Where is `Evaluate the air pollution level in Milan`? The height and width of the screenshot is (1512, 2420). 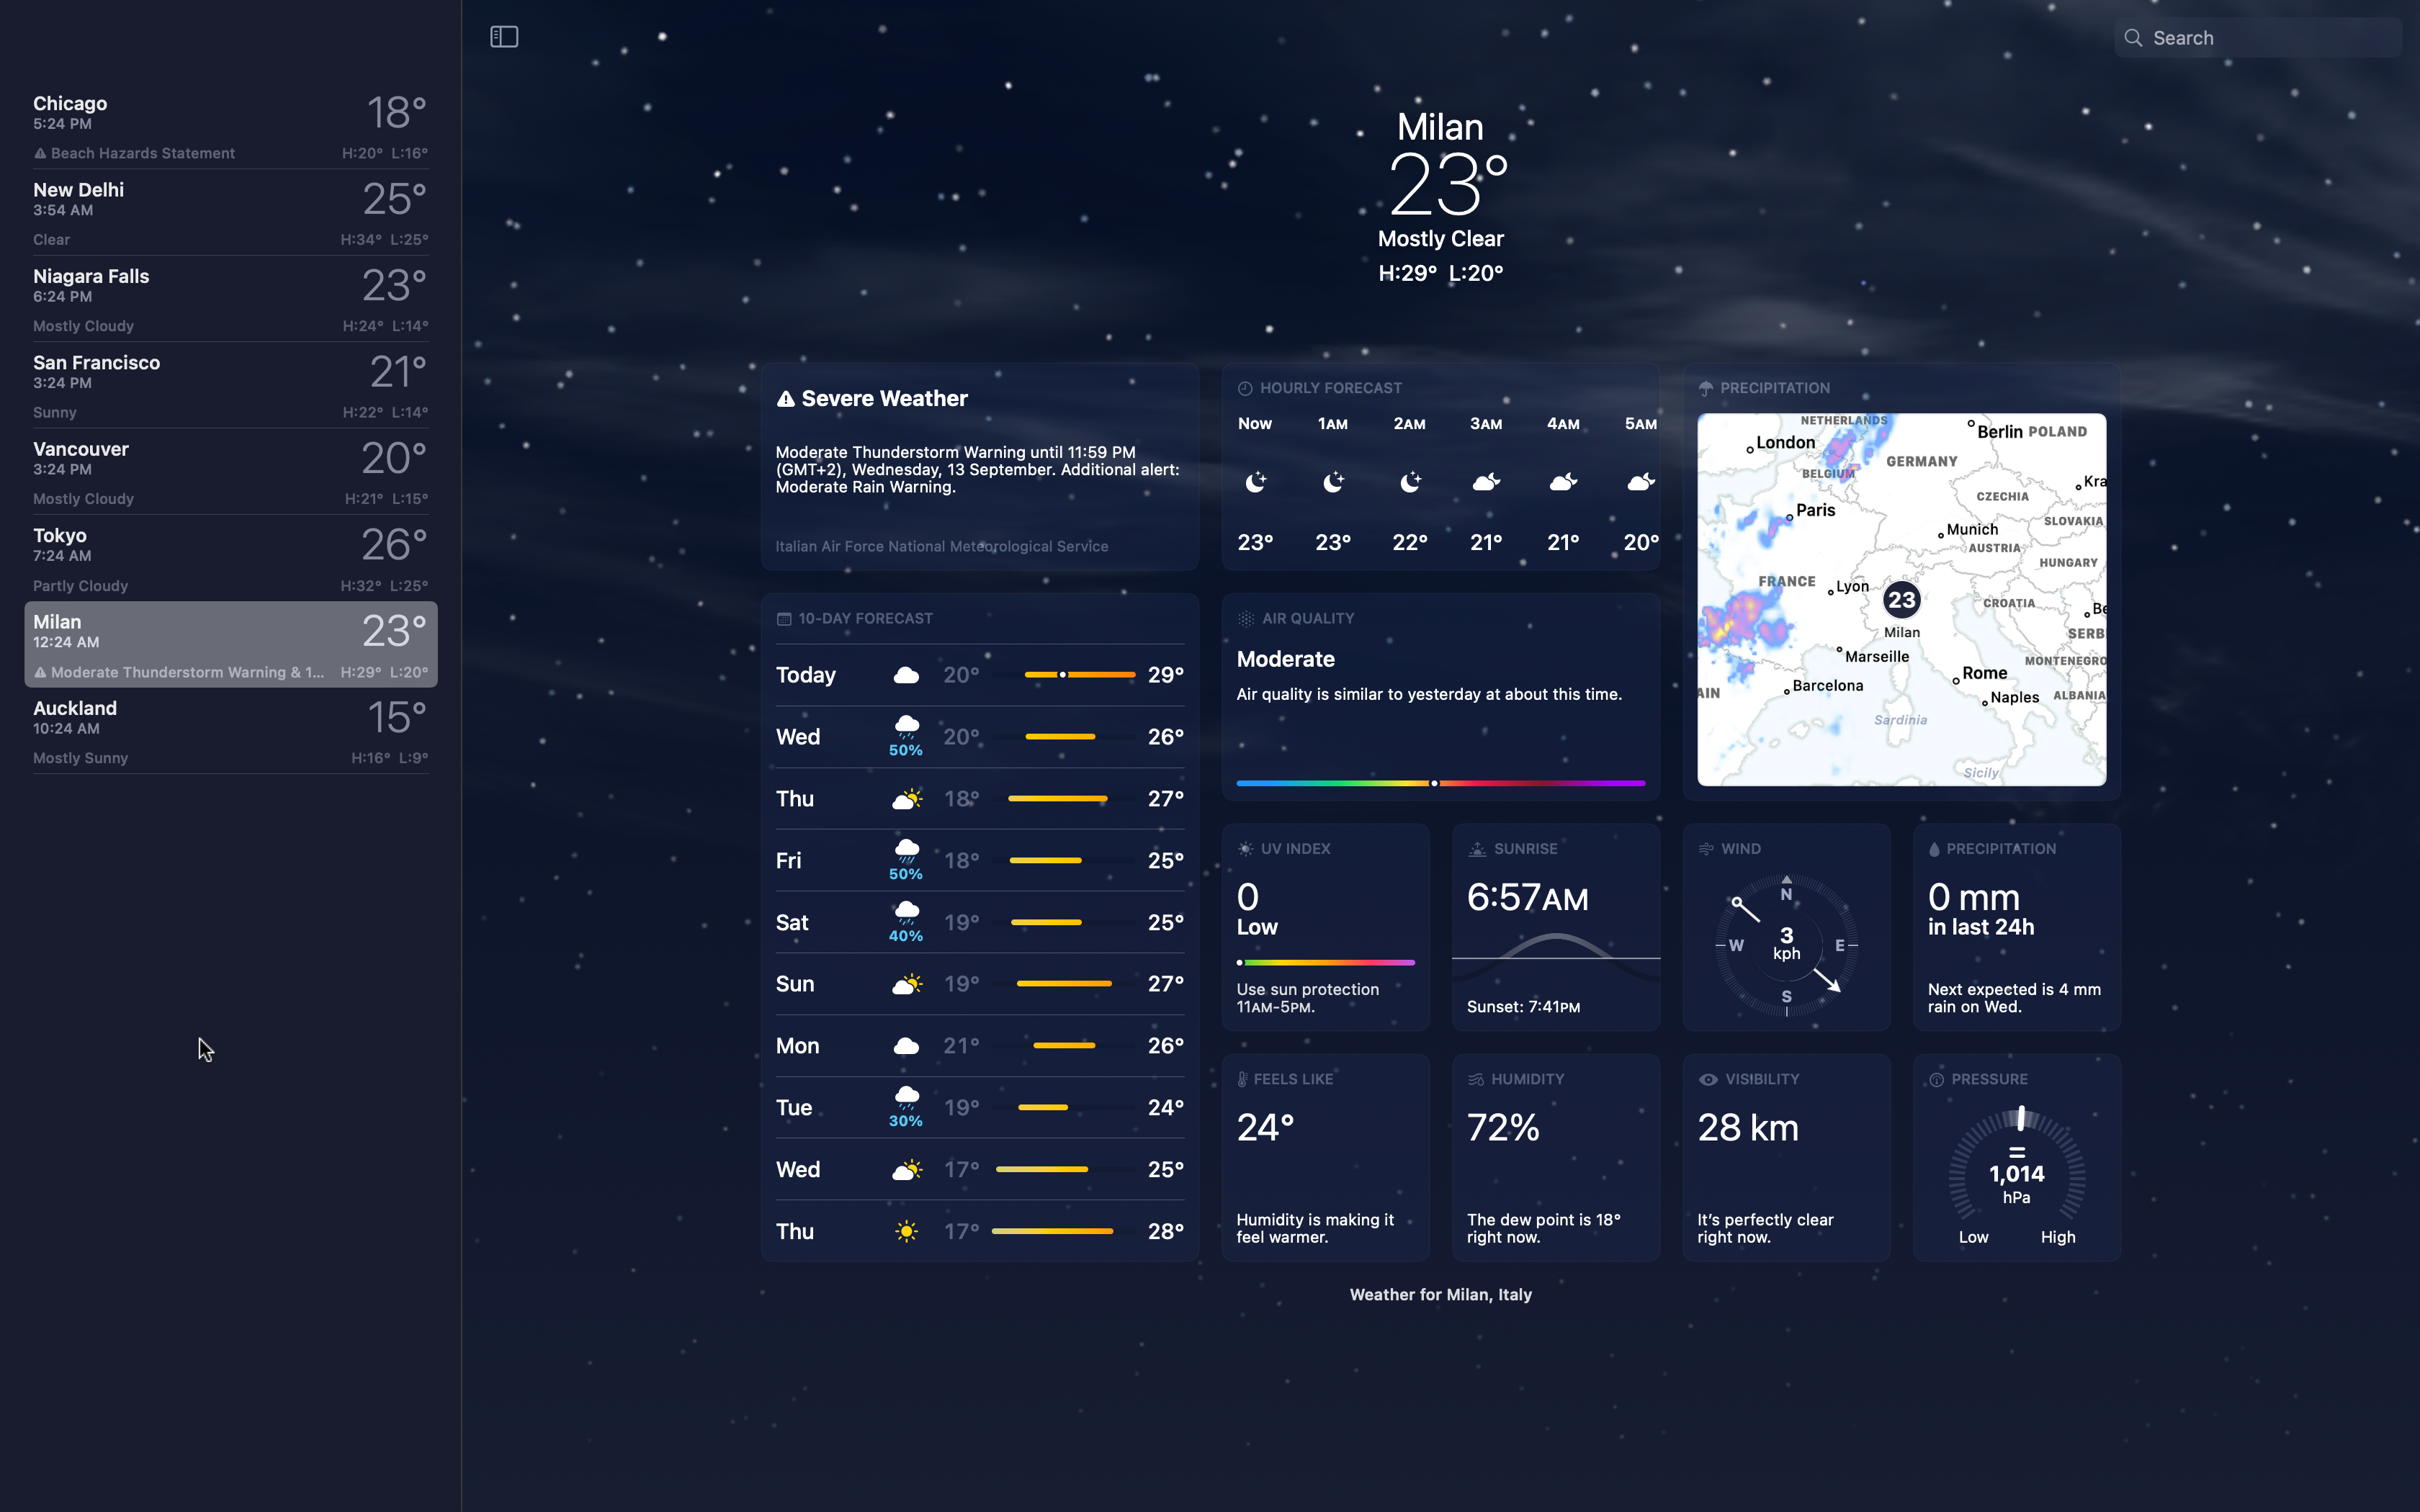 Evaluate the air pollution level in Milan is located at coordinates (1440, 693).